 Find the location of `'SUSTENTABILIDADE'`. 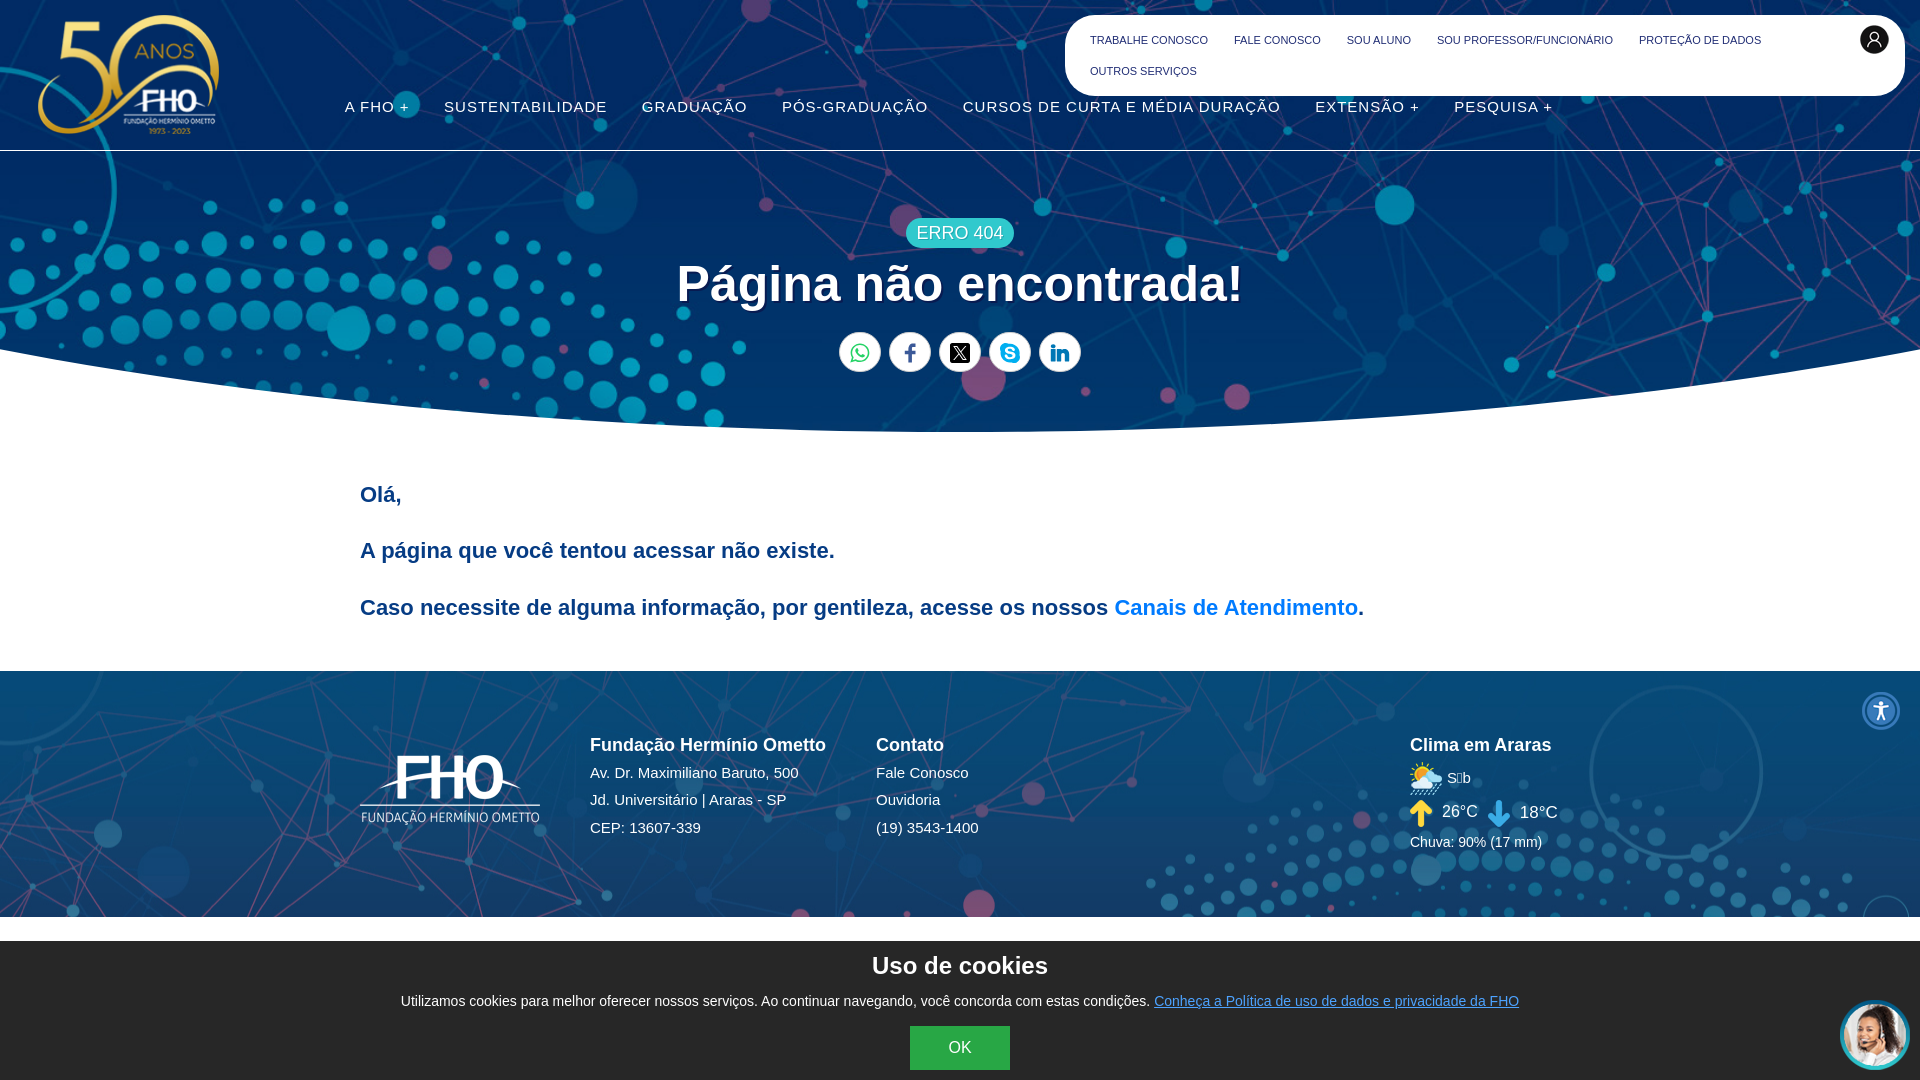

'SUSTENTABILIDADE' is located at coordinates (525, 107).